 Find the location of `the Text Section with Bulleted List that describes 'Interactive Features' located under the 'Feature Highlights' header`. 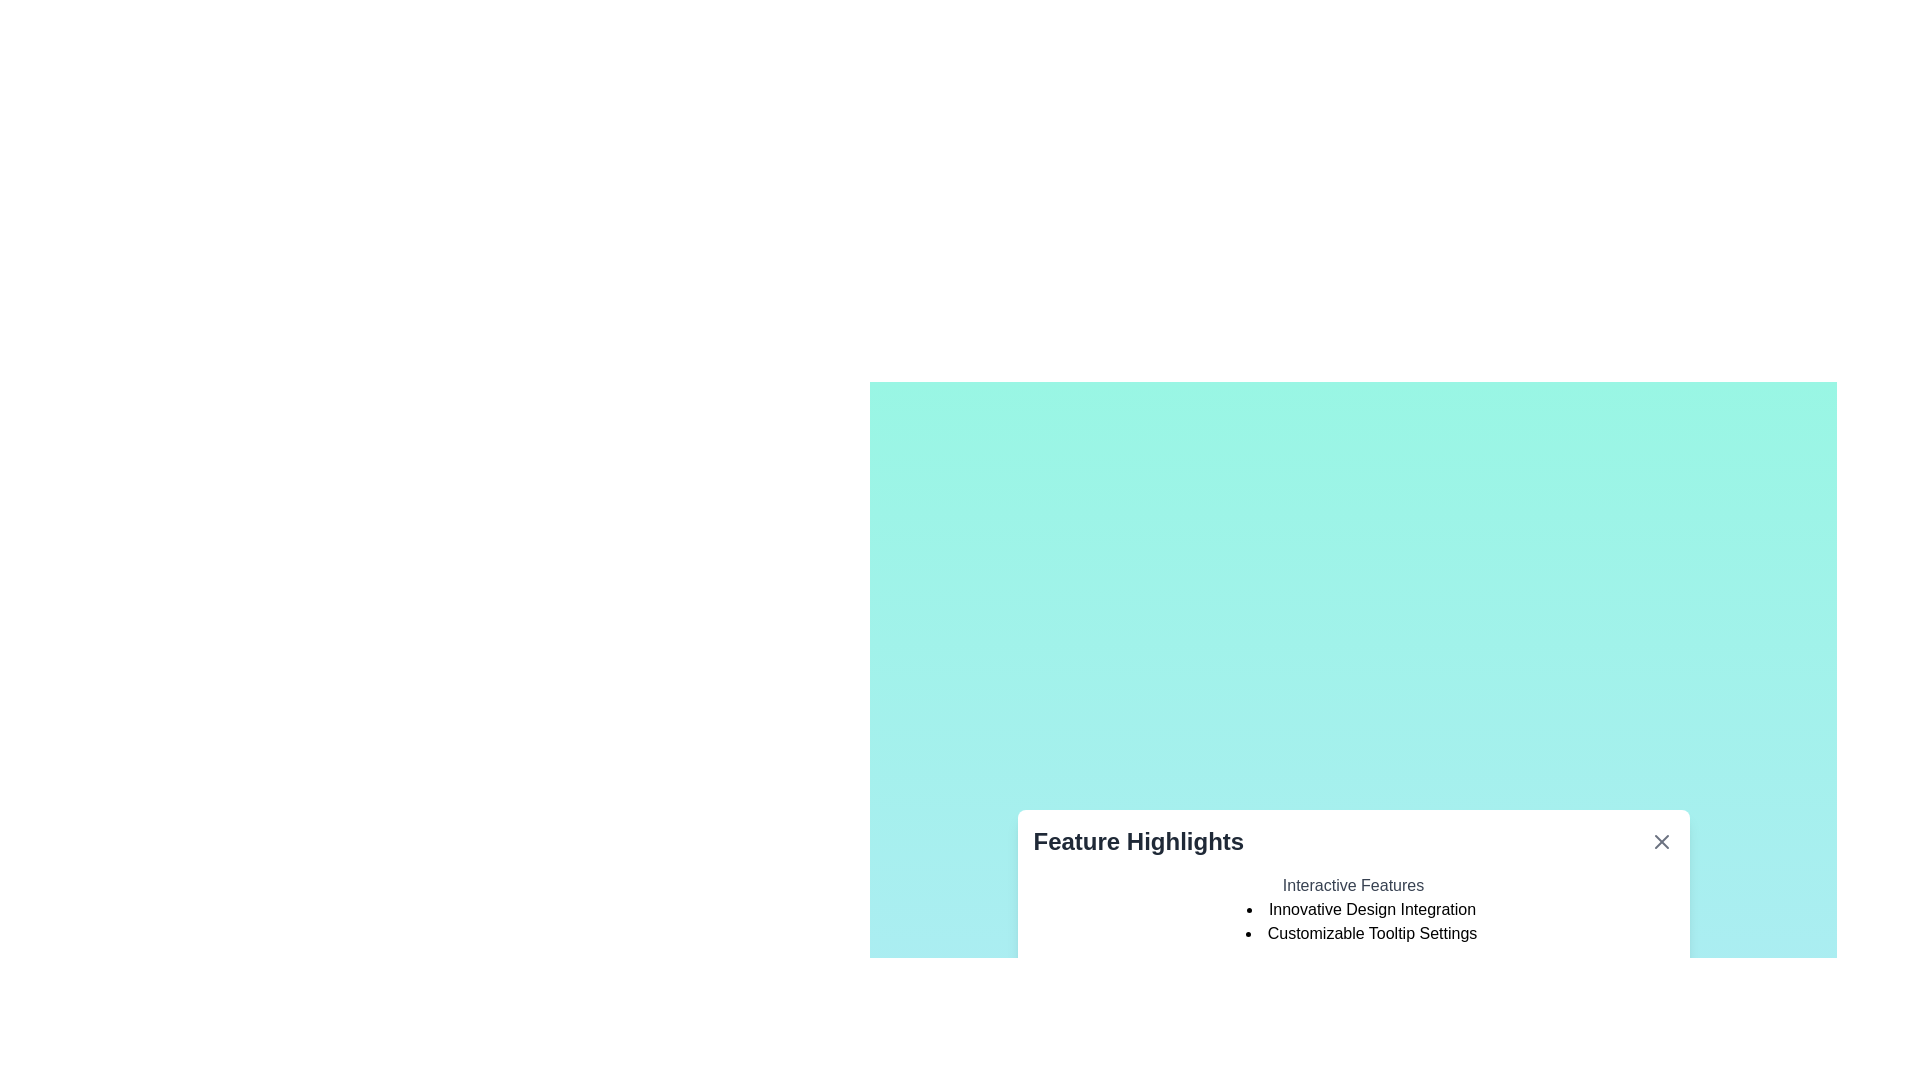

the Text Section with Bulleted List that describes 'Interactive Features' located under the 'Feature Highlights' header is located at coordinates (1353, 910).